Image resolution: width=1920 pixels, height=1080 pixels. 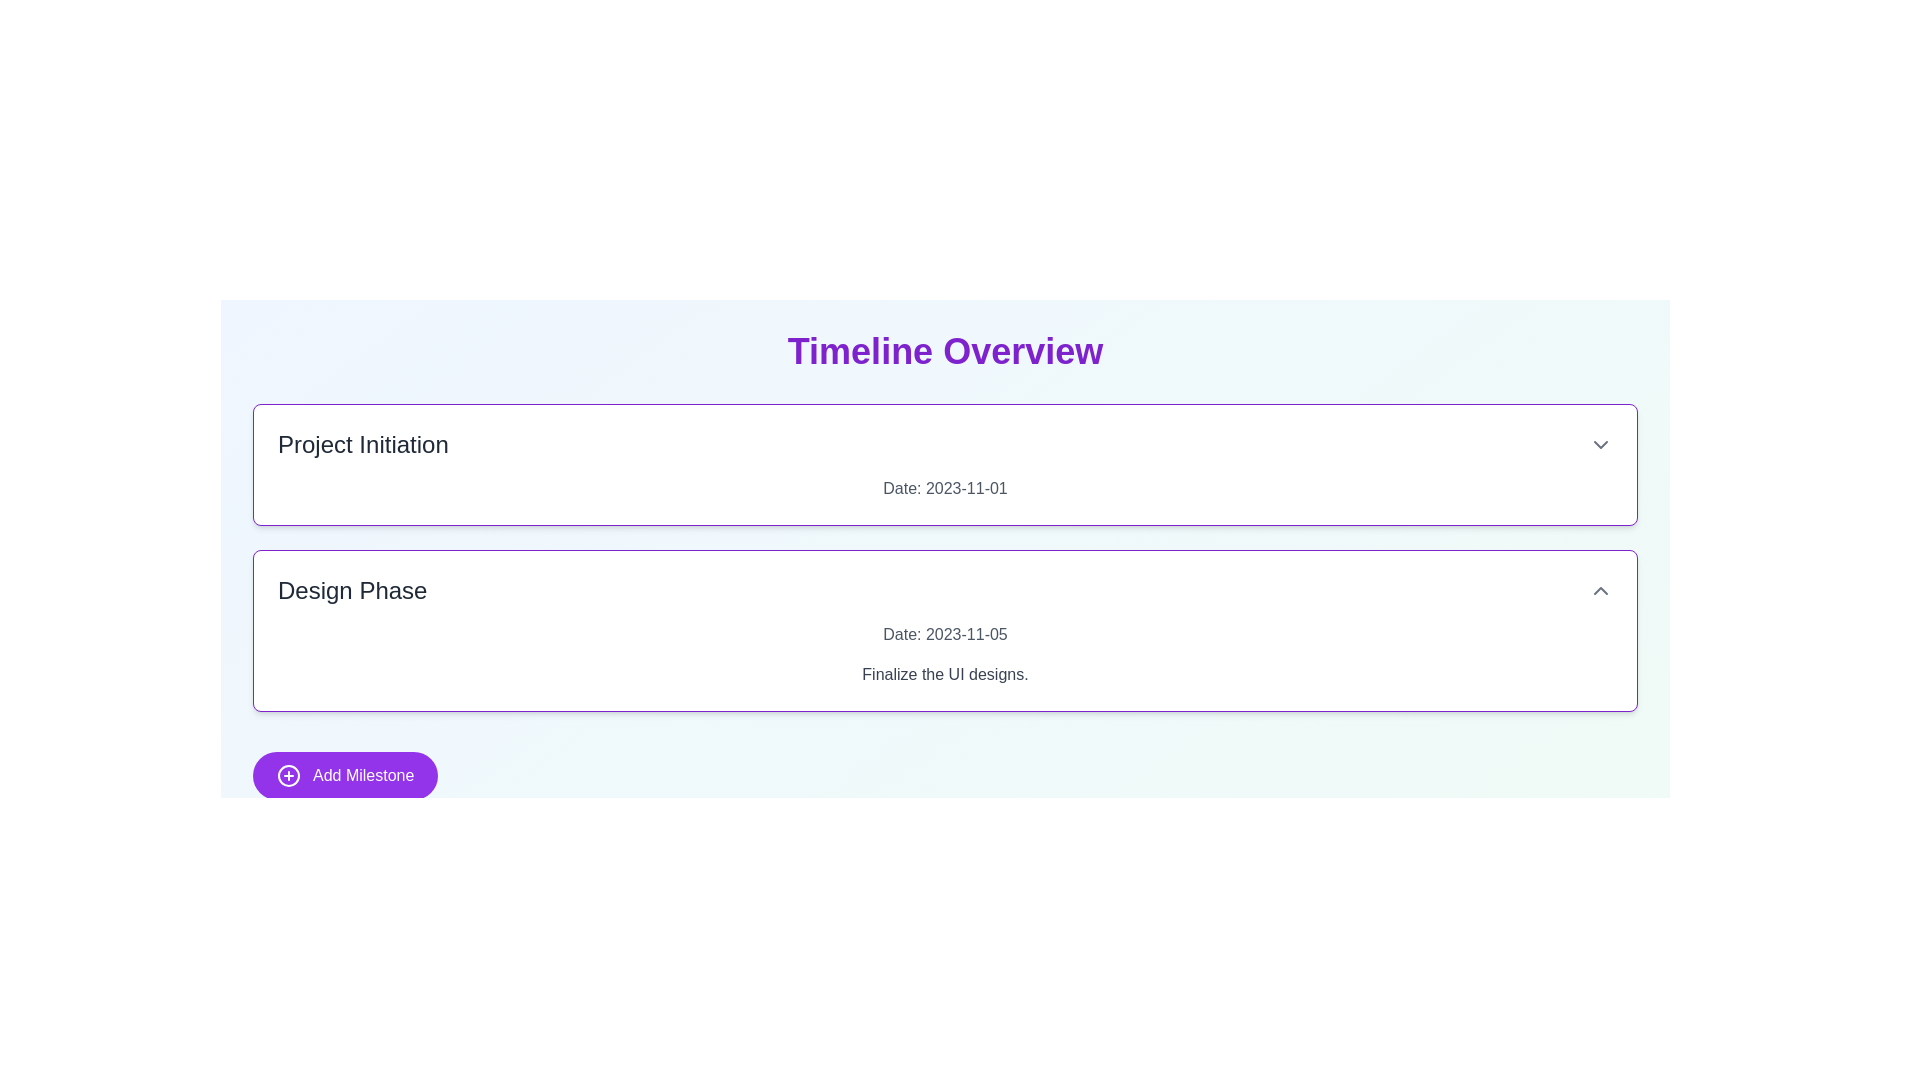 I want to click on the downward-pointing chevron icon on the far-right side of the 'Project Initiation' panel, so click(x=1601, y=443).